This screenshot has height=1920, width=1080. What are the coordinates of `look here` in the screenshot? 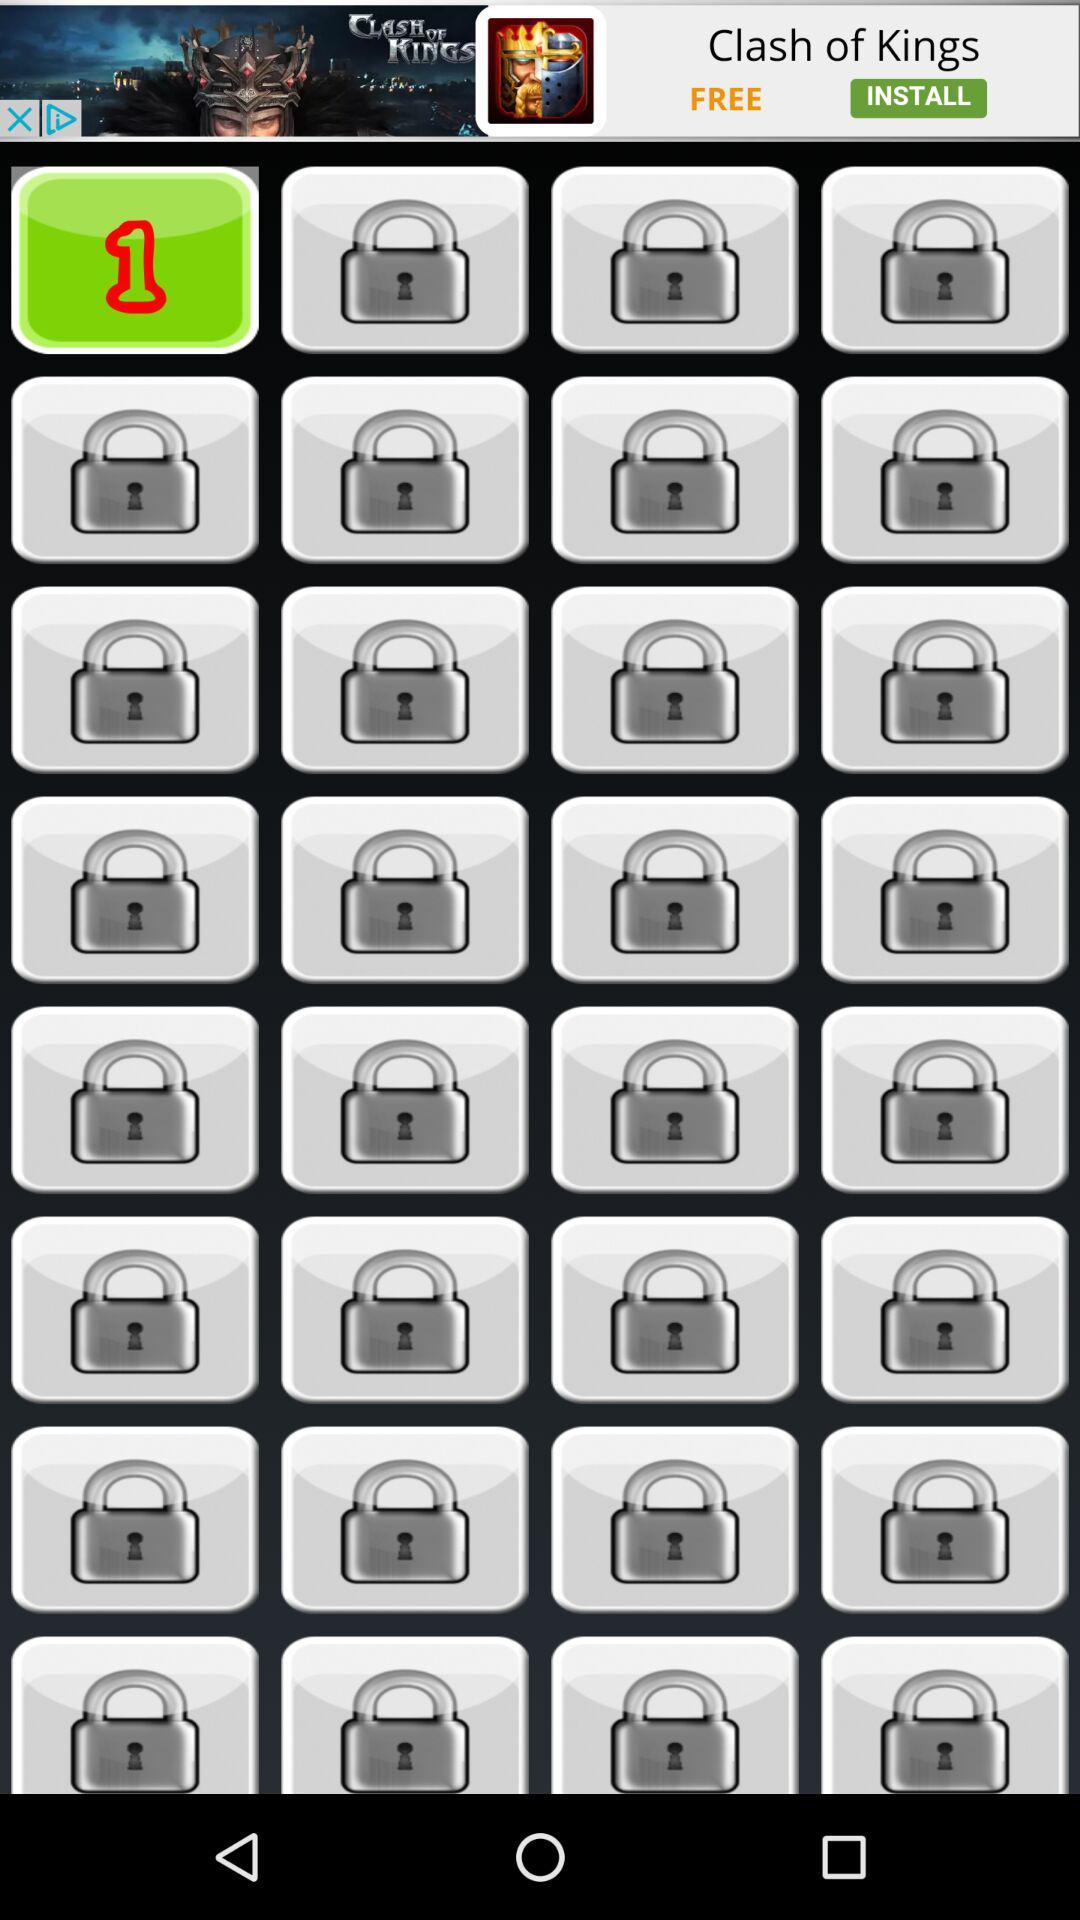 It's located at (675, 680).